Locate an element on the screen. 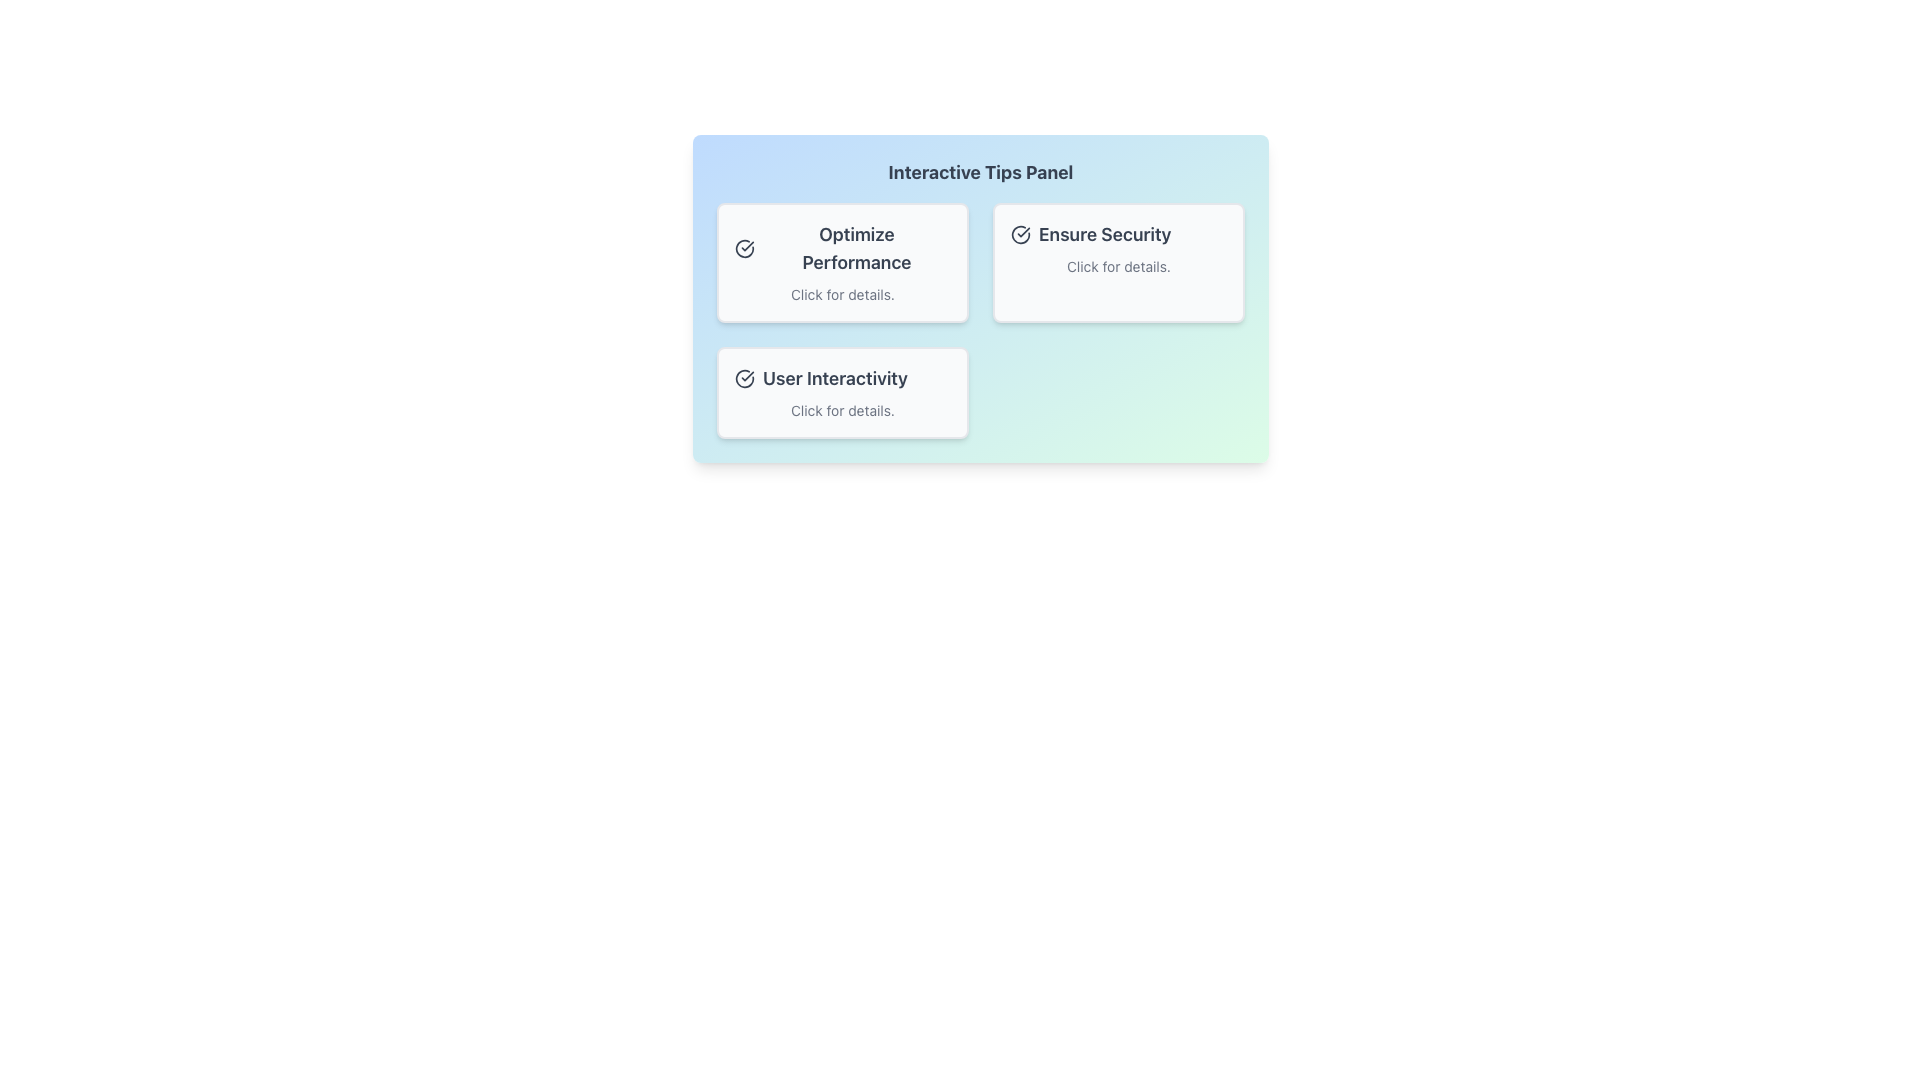 This screenshot has height=1080, width=1920. the informational card about 'User Interactivity', which is the third element in the grid layout below 'Optimize Performance' and 'Ensure Security' is located at coordinates (843, 393).